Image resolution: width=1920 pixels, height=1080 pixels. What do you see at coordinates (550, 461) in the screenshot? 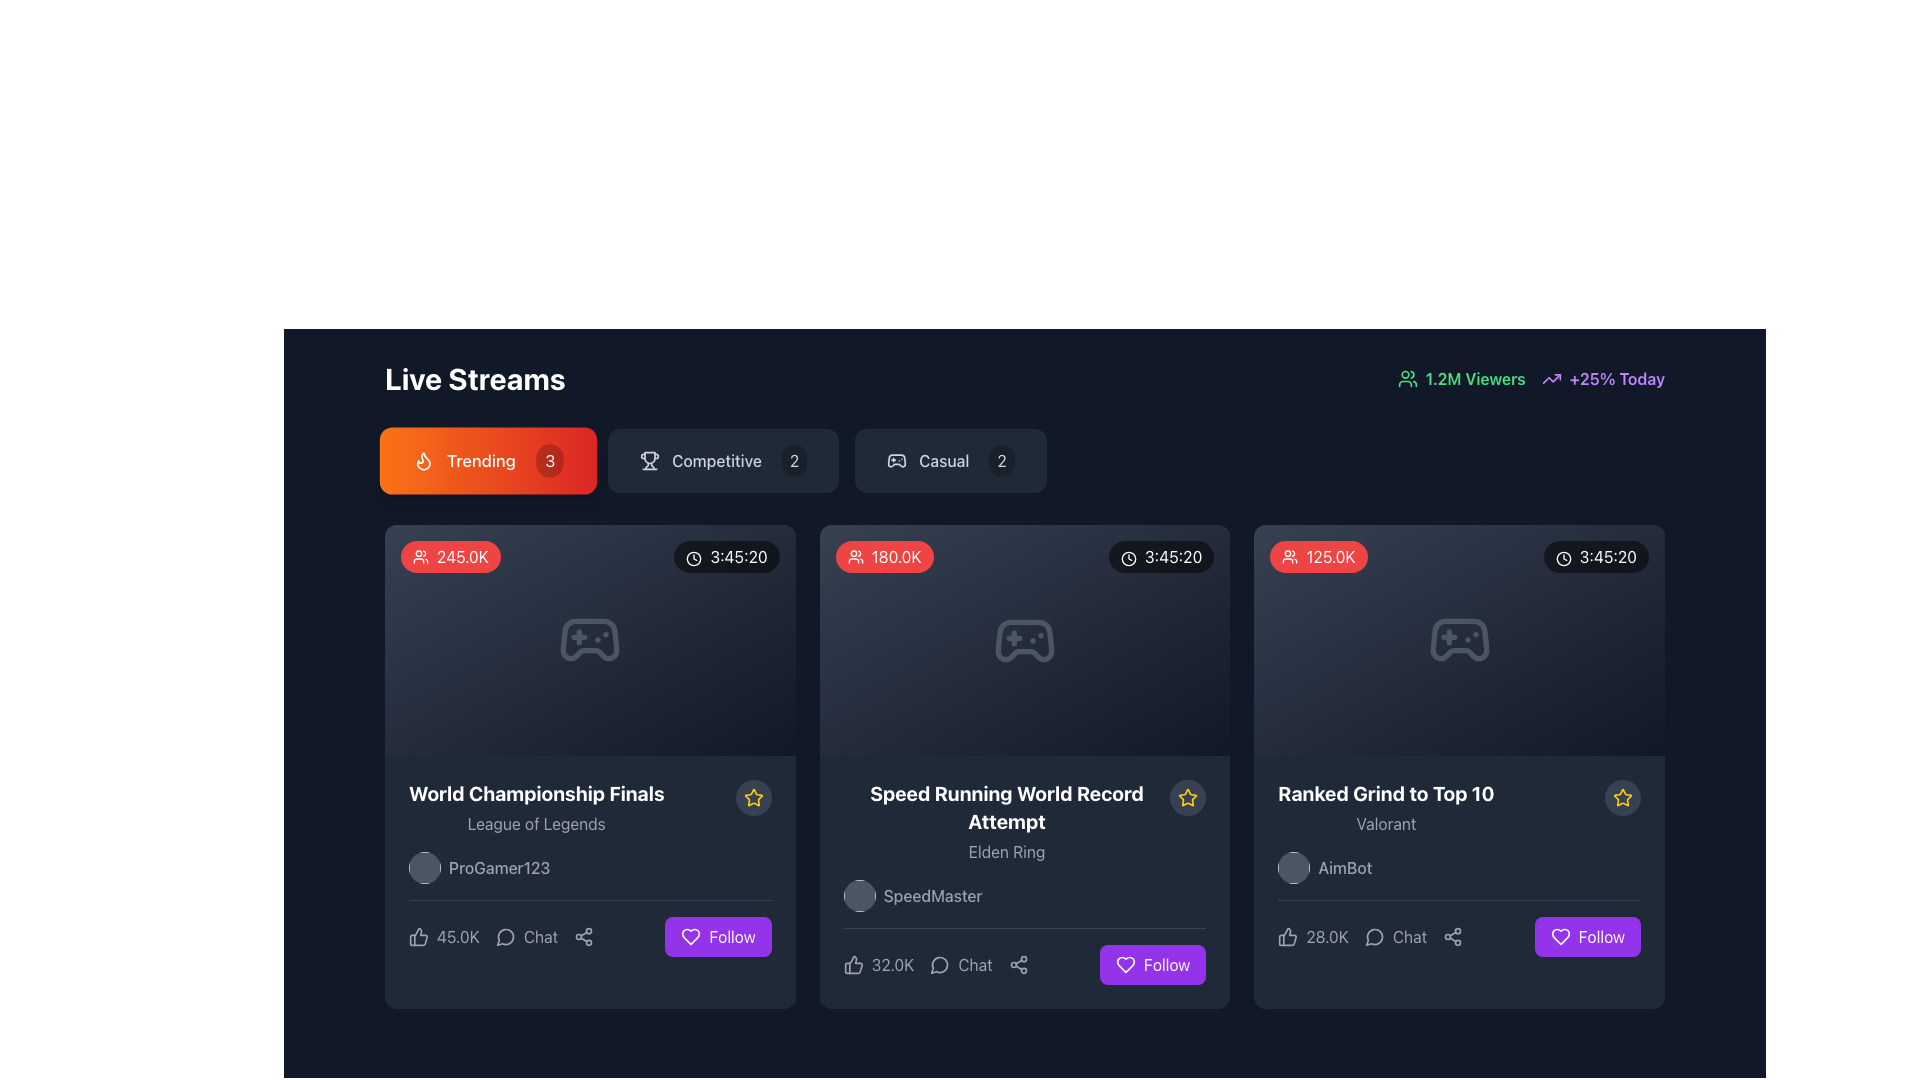
I see `counter value displayed on the Badge located in the top-right corner of the 'Trending' button` at bounding box center [550, 461].